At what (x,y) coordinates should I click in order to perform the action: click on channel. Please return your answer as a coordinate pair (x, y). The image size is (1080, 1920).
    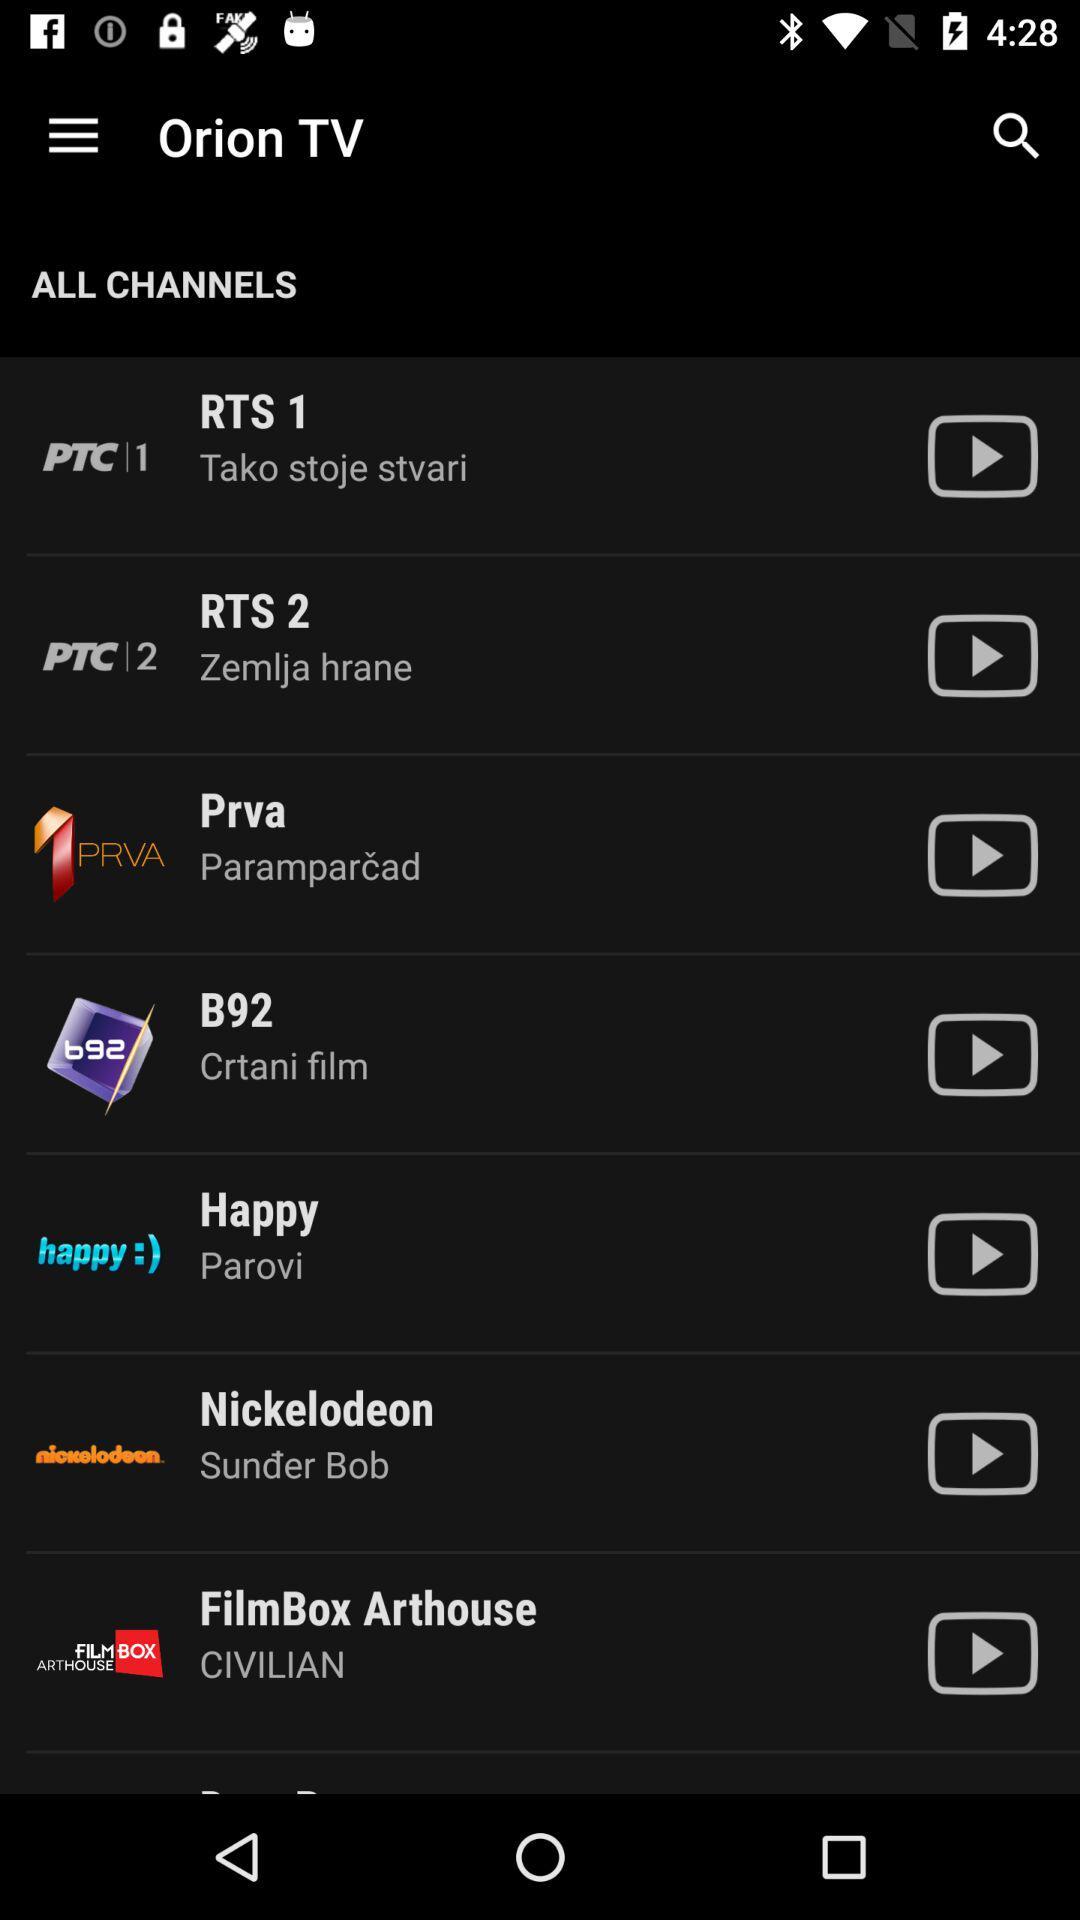
    Looking at the image, I should click on (981, 1653).